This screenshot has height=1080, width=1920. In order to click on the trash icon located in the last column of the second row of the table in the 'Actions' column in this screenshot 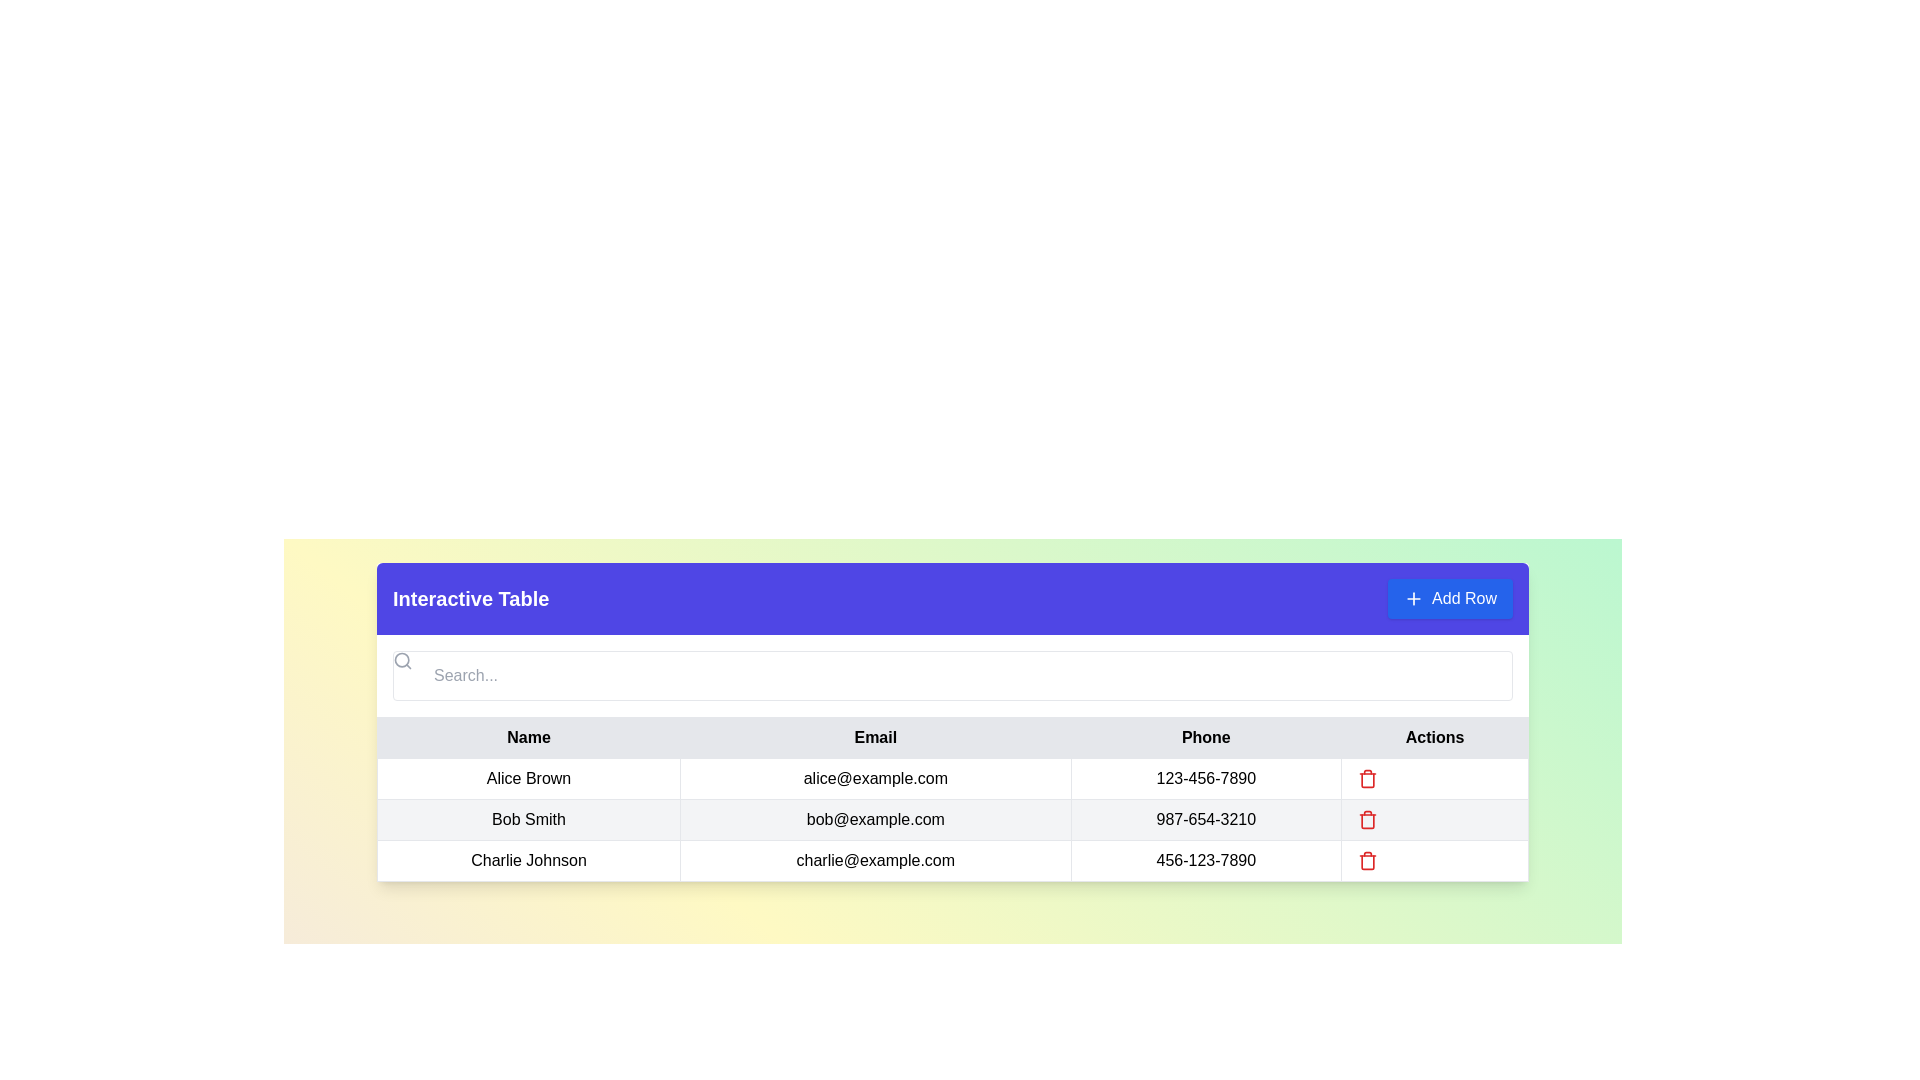, I will do `click(1367, 821)`.